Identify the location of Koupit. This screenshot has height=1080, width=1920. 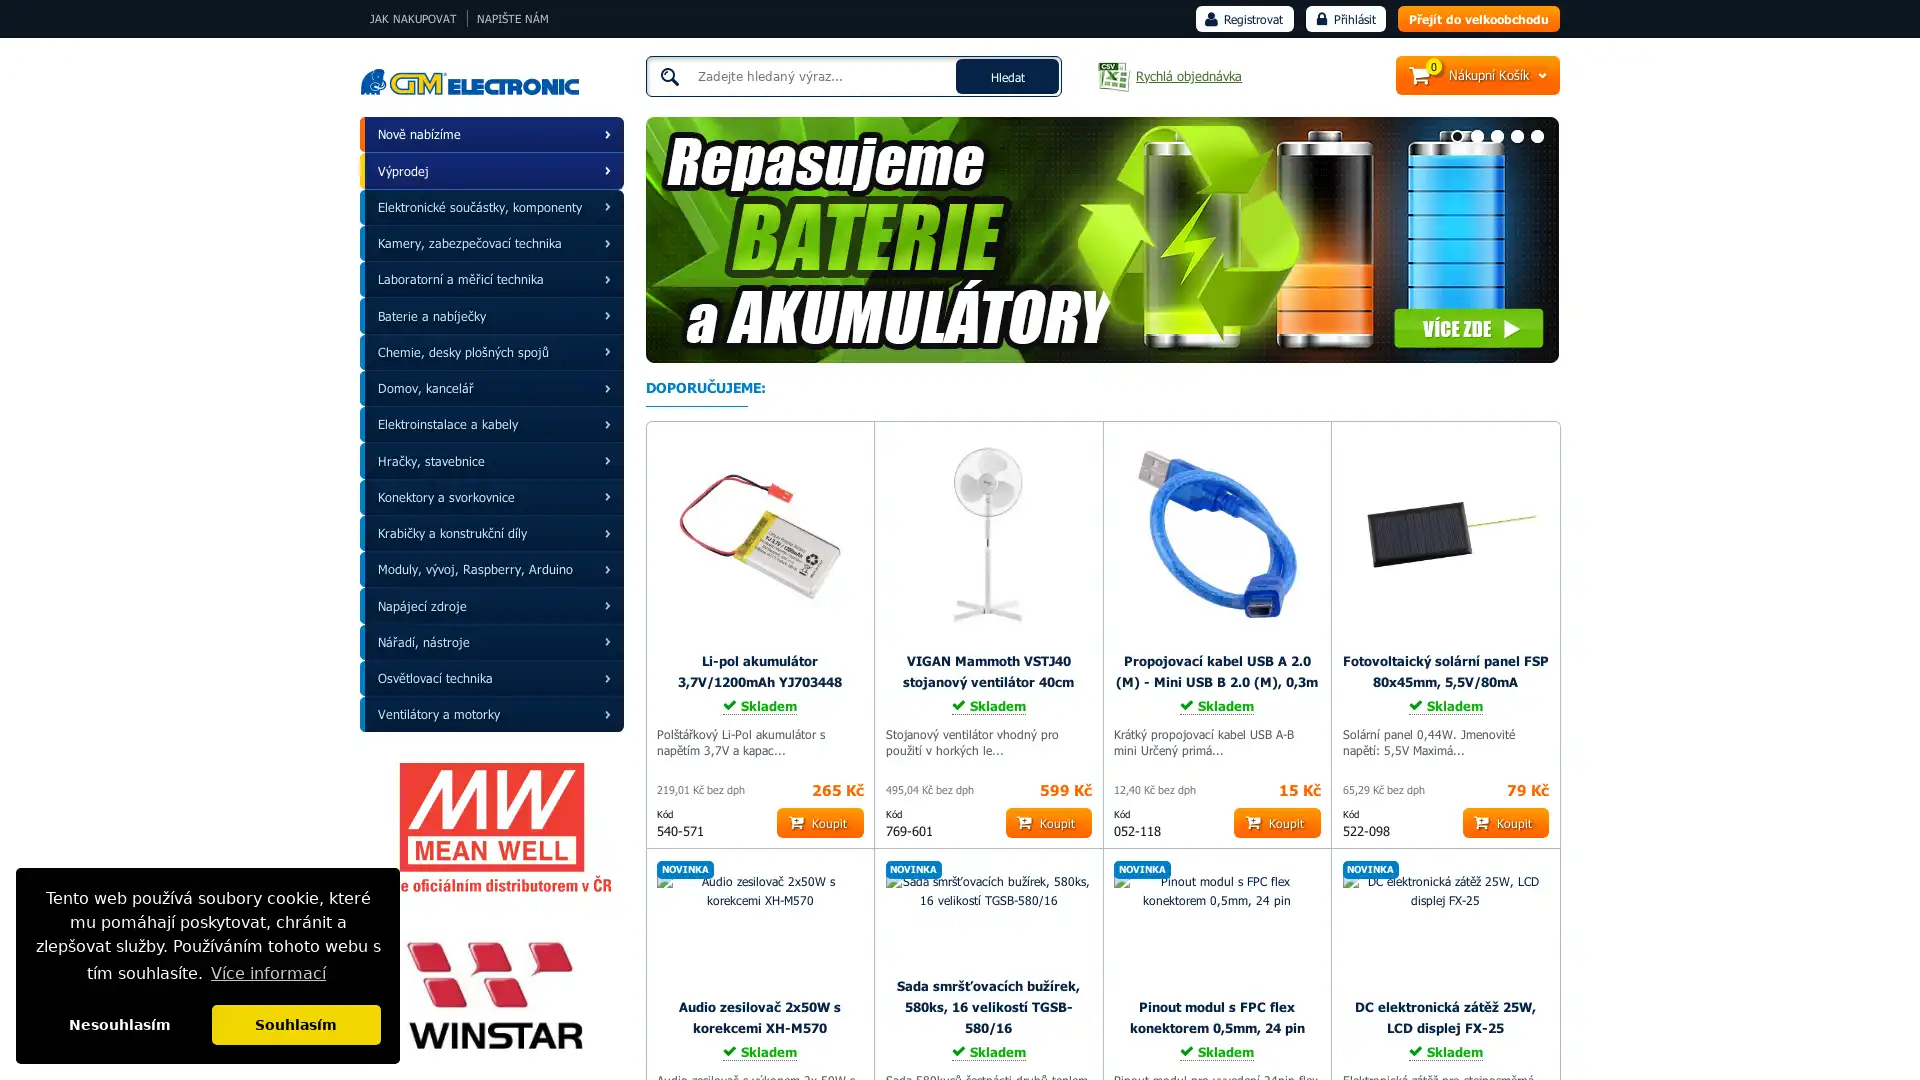
(820, 822).